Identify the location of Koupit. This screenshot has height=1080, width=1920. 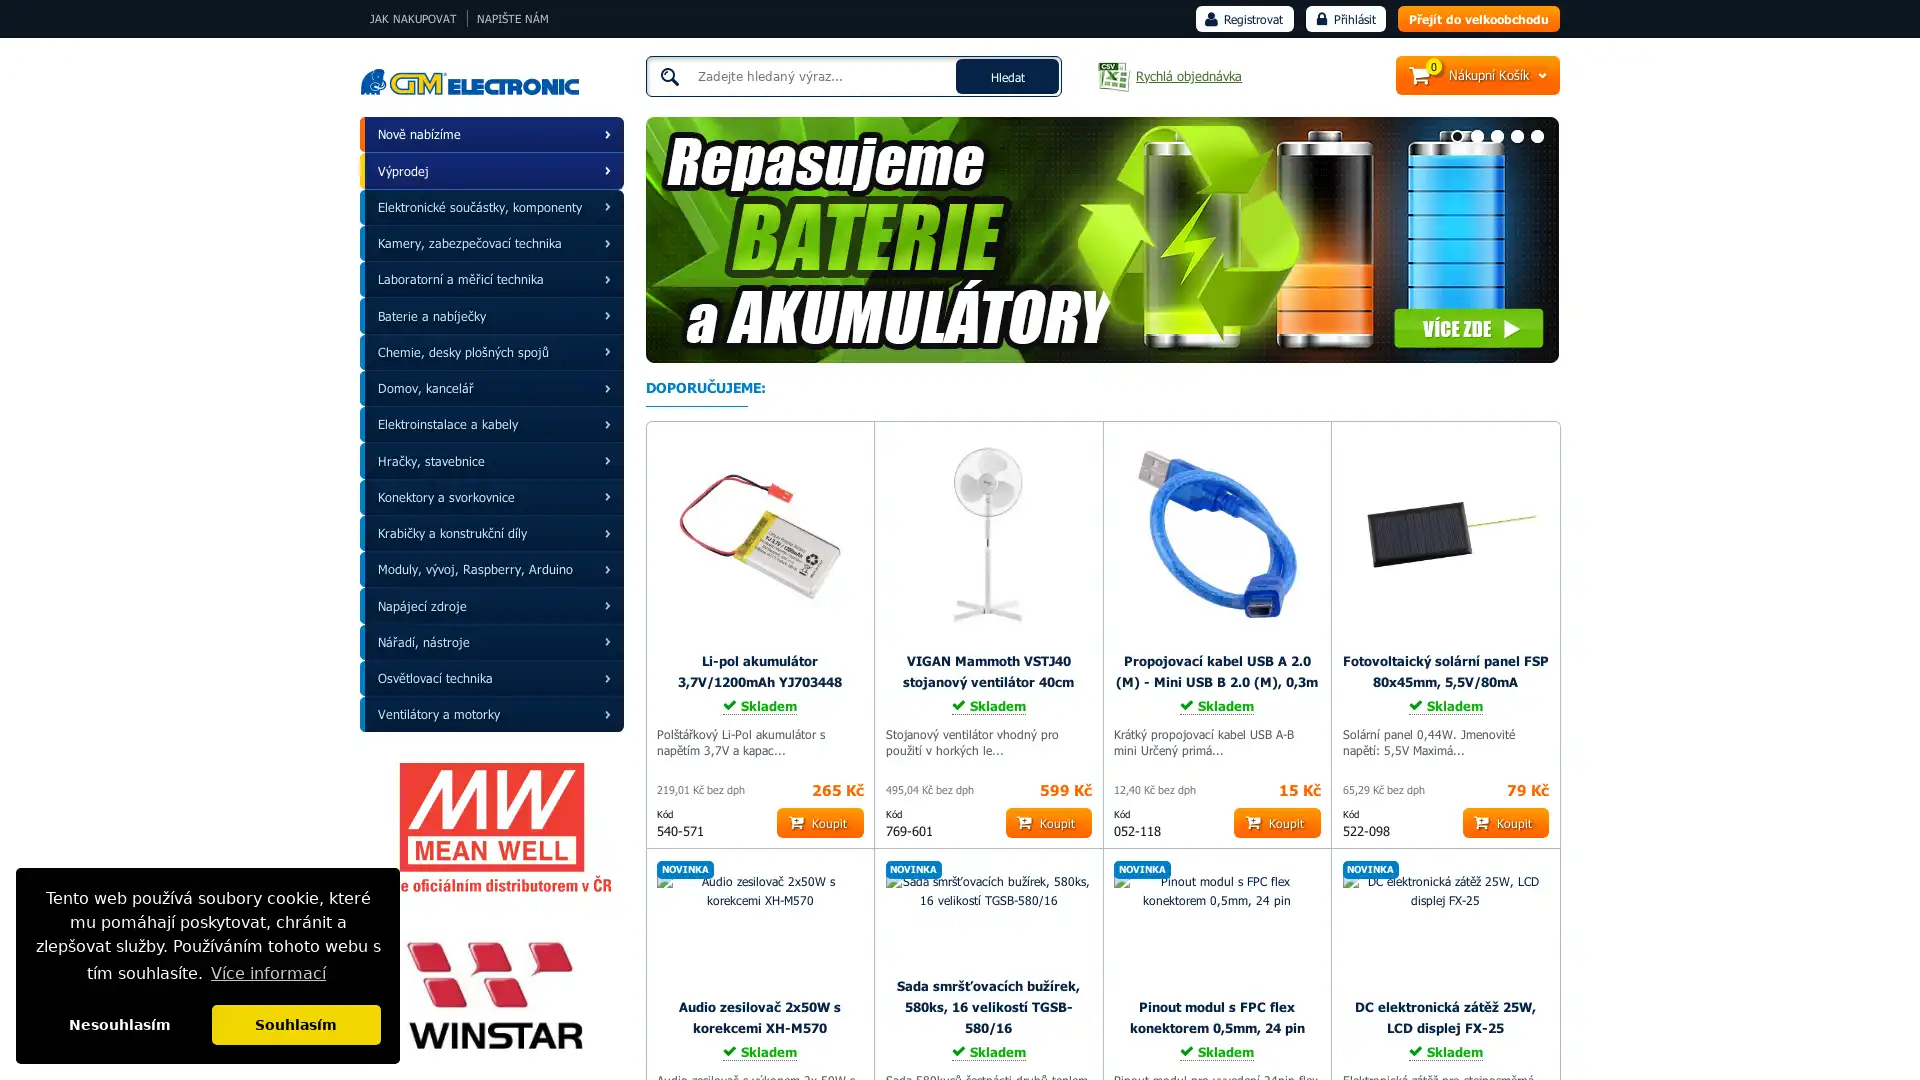
(820, 822).